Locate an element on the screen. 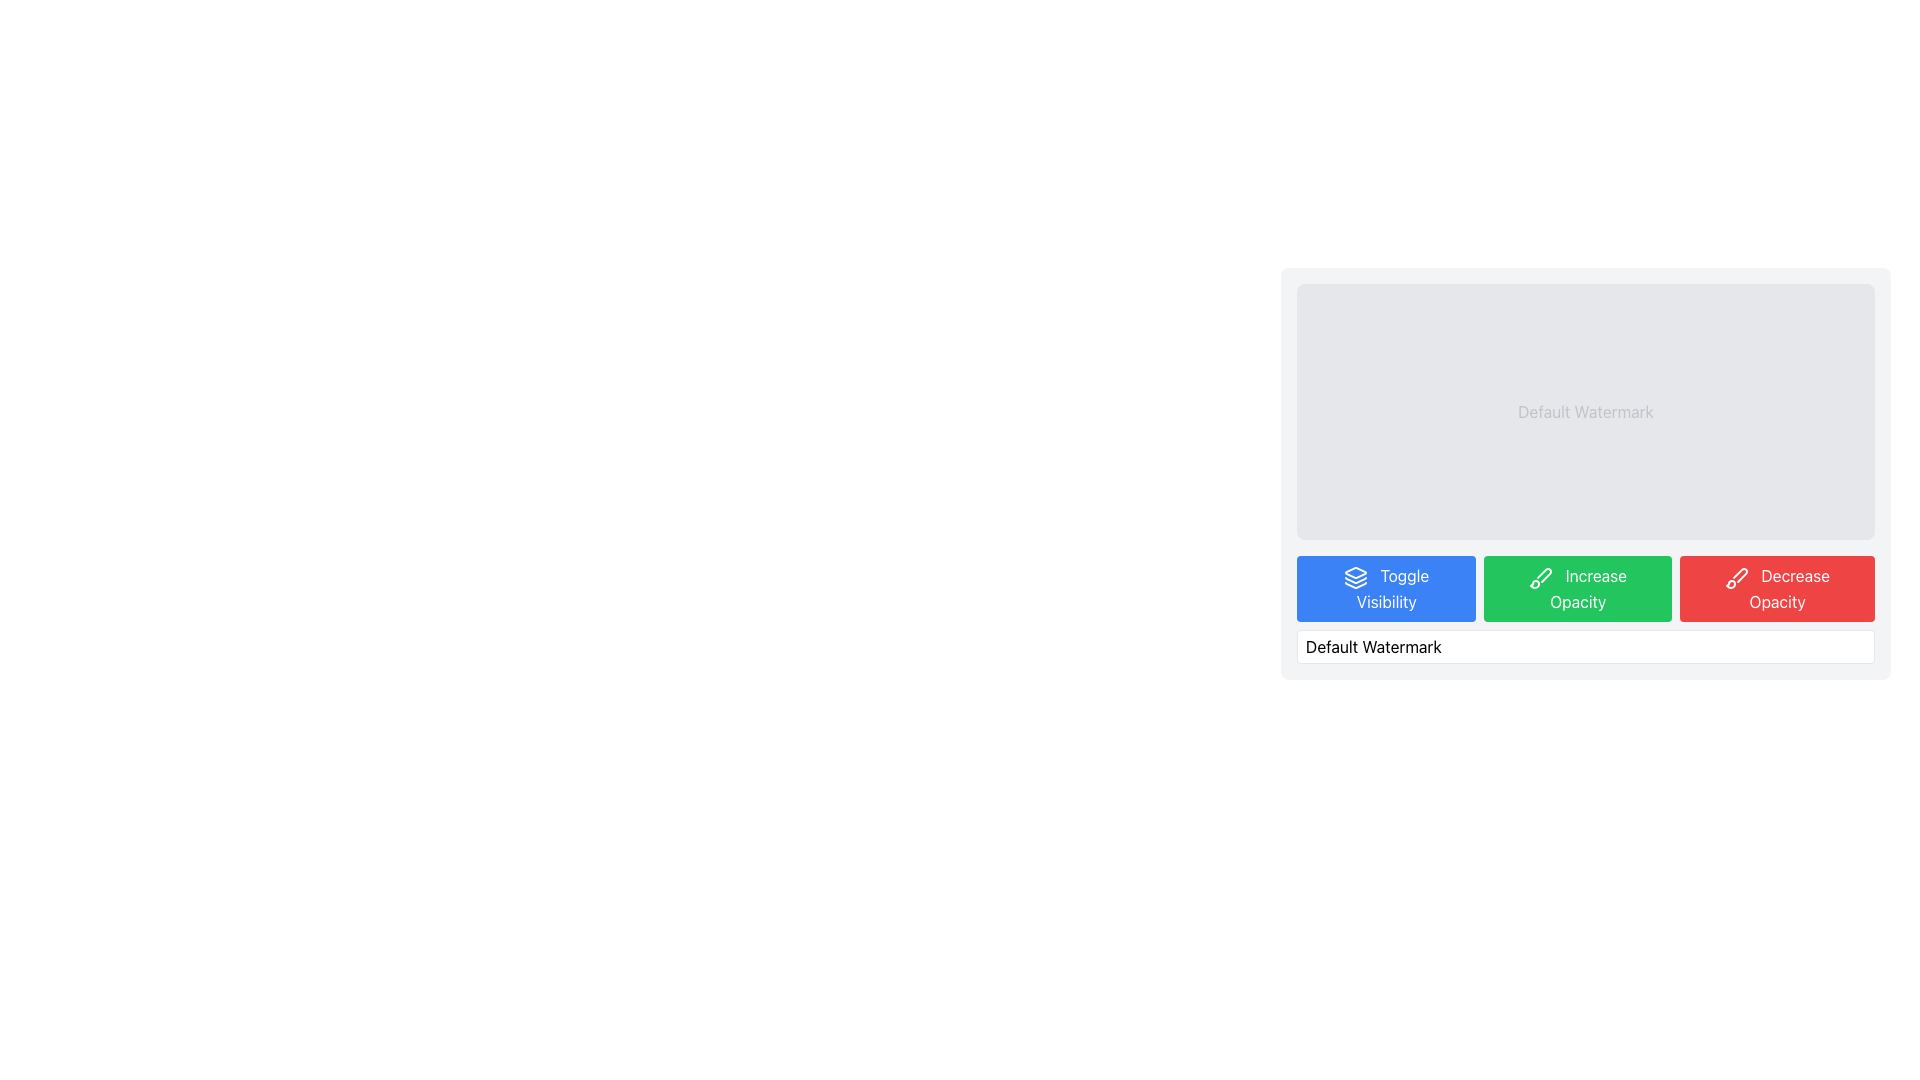 The height and width of the screenshot is (1080, 1920). the icon located on the right side of the green button labeled 'Increase Opacity', which resembles a brush design is located at coordinates (1544, 575).